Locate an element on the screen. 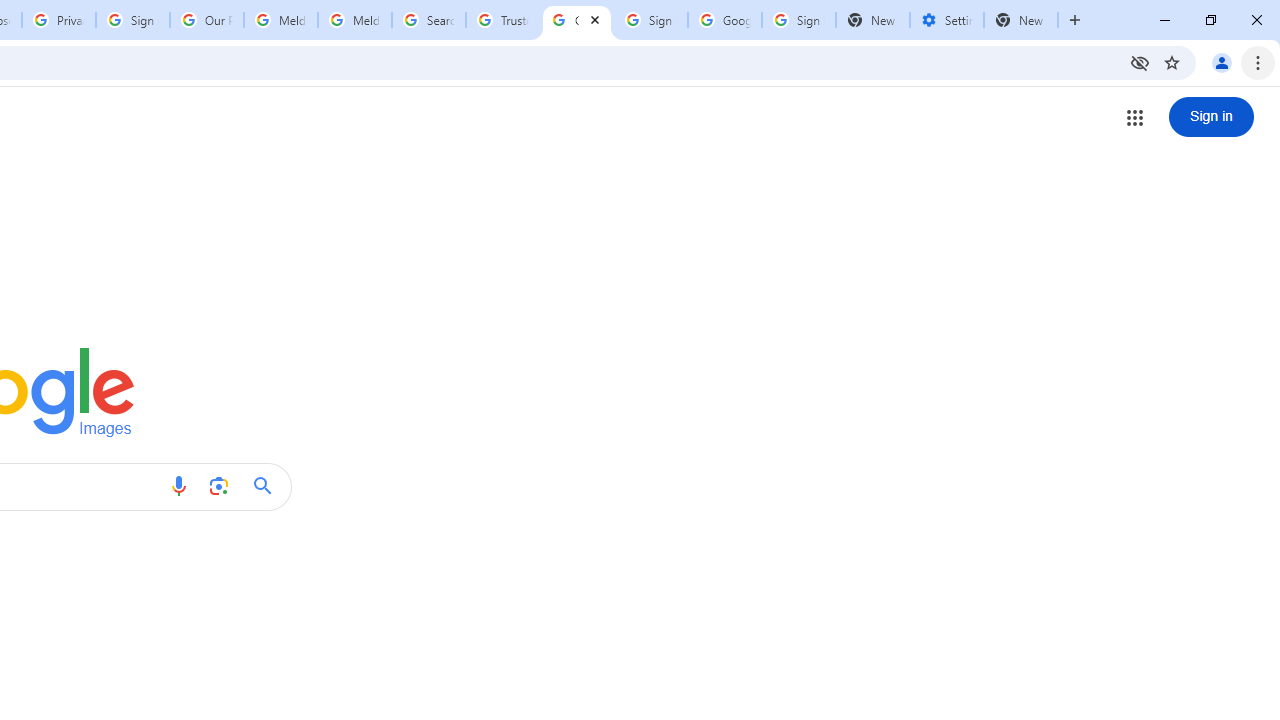 This screenshot has width=1280, height=720. 'Sign in - Google Accounts' is located at coordinates (132, 20).